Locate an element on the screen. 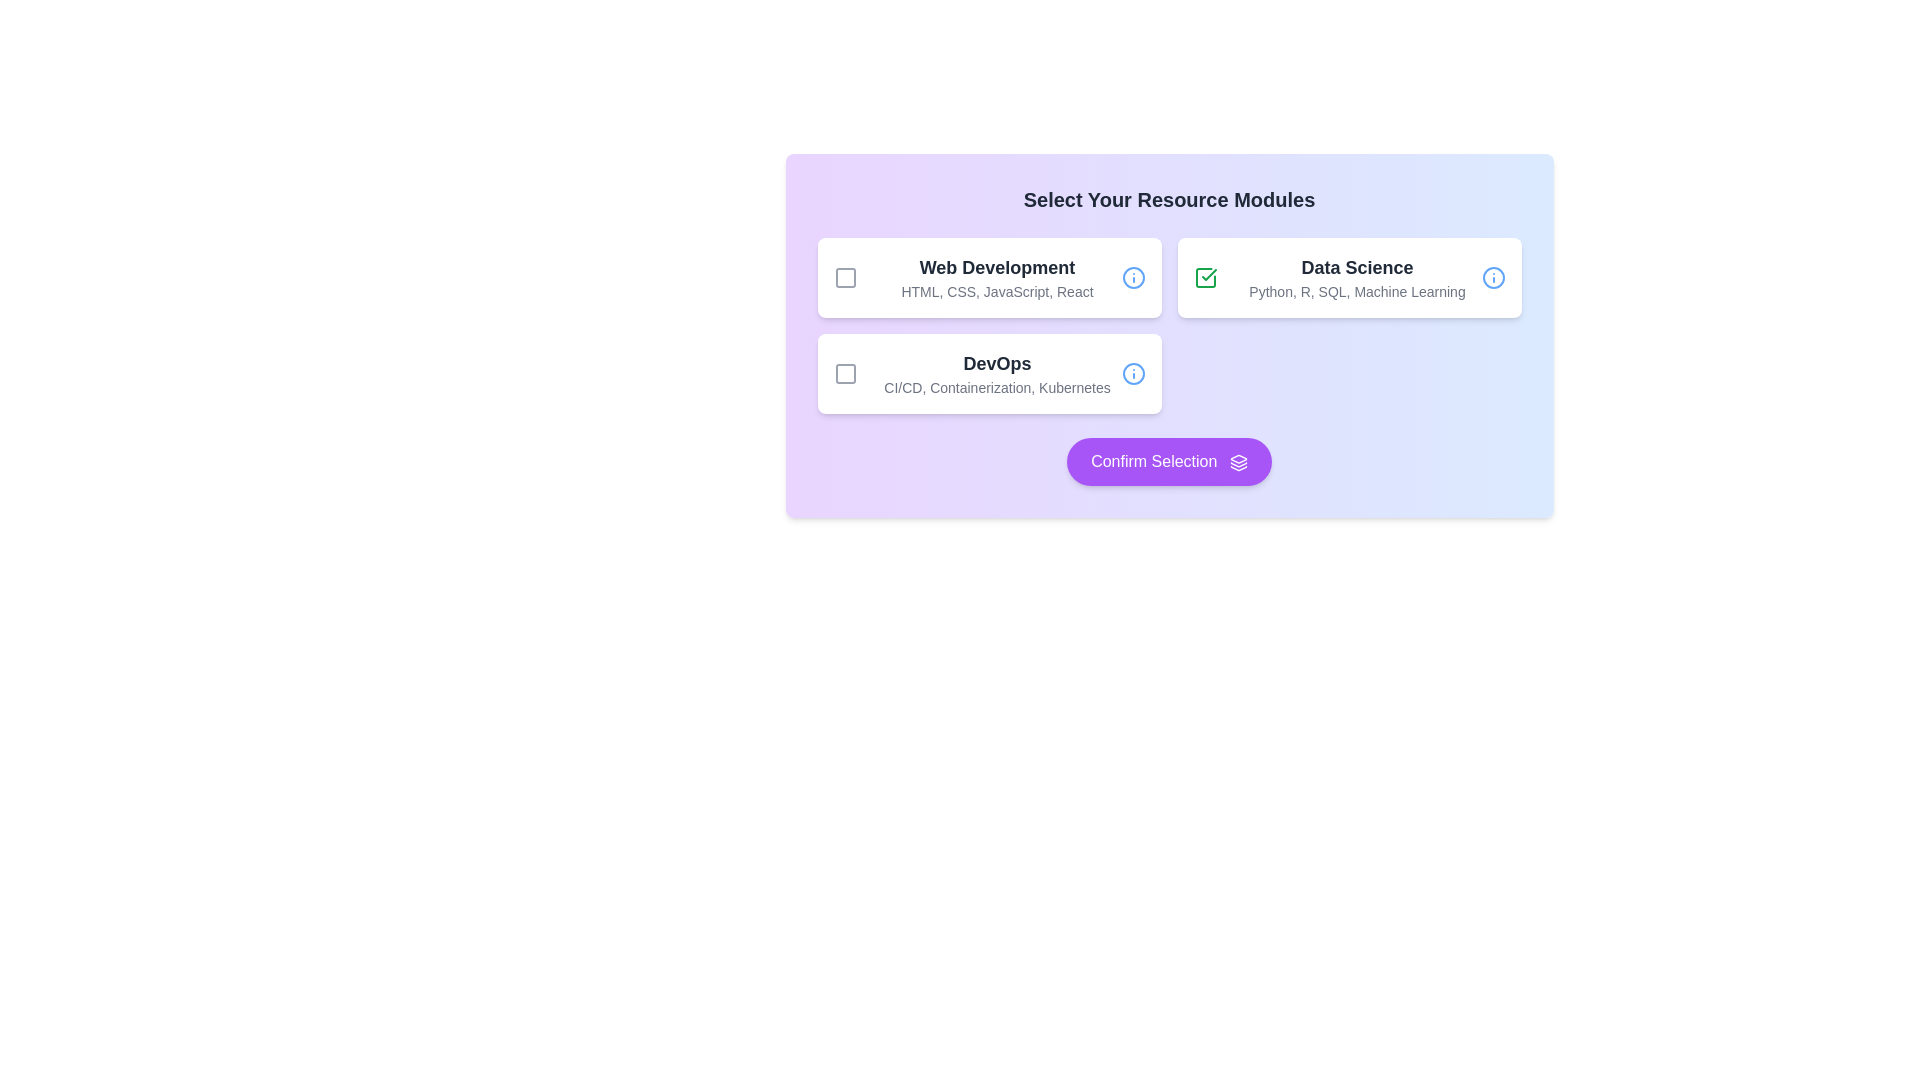 The image size is (1920, 1080). the informational icon located at the right end of the 'Data Science' section in the resource selection interface is located at coordinates (1493, 277).